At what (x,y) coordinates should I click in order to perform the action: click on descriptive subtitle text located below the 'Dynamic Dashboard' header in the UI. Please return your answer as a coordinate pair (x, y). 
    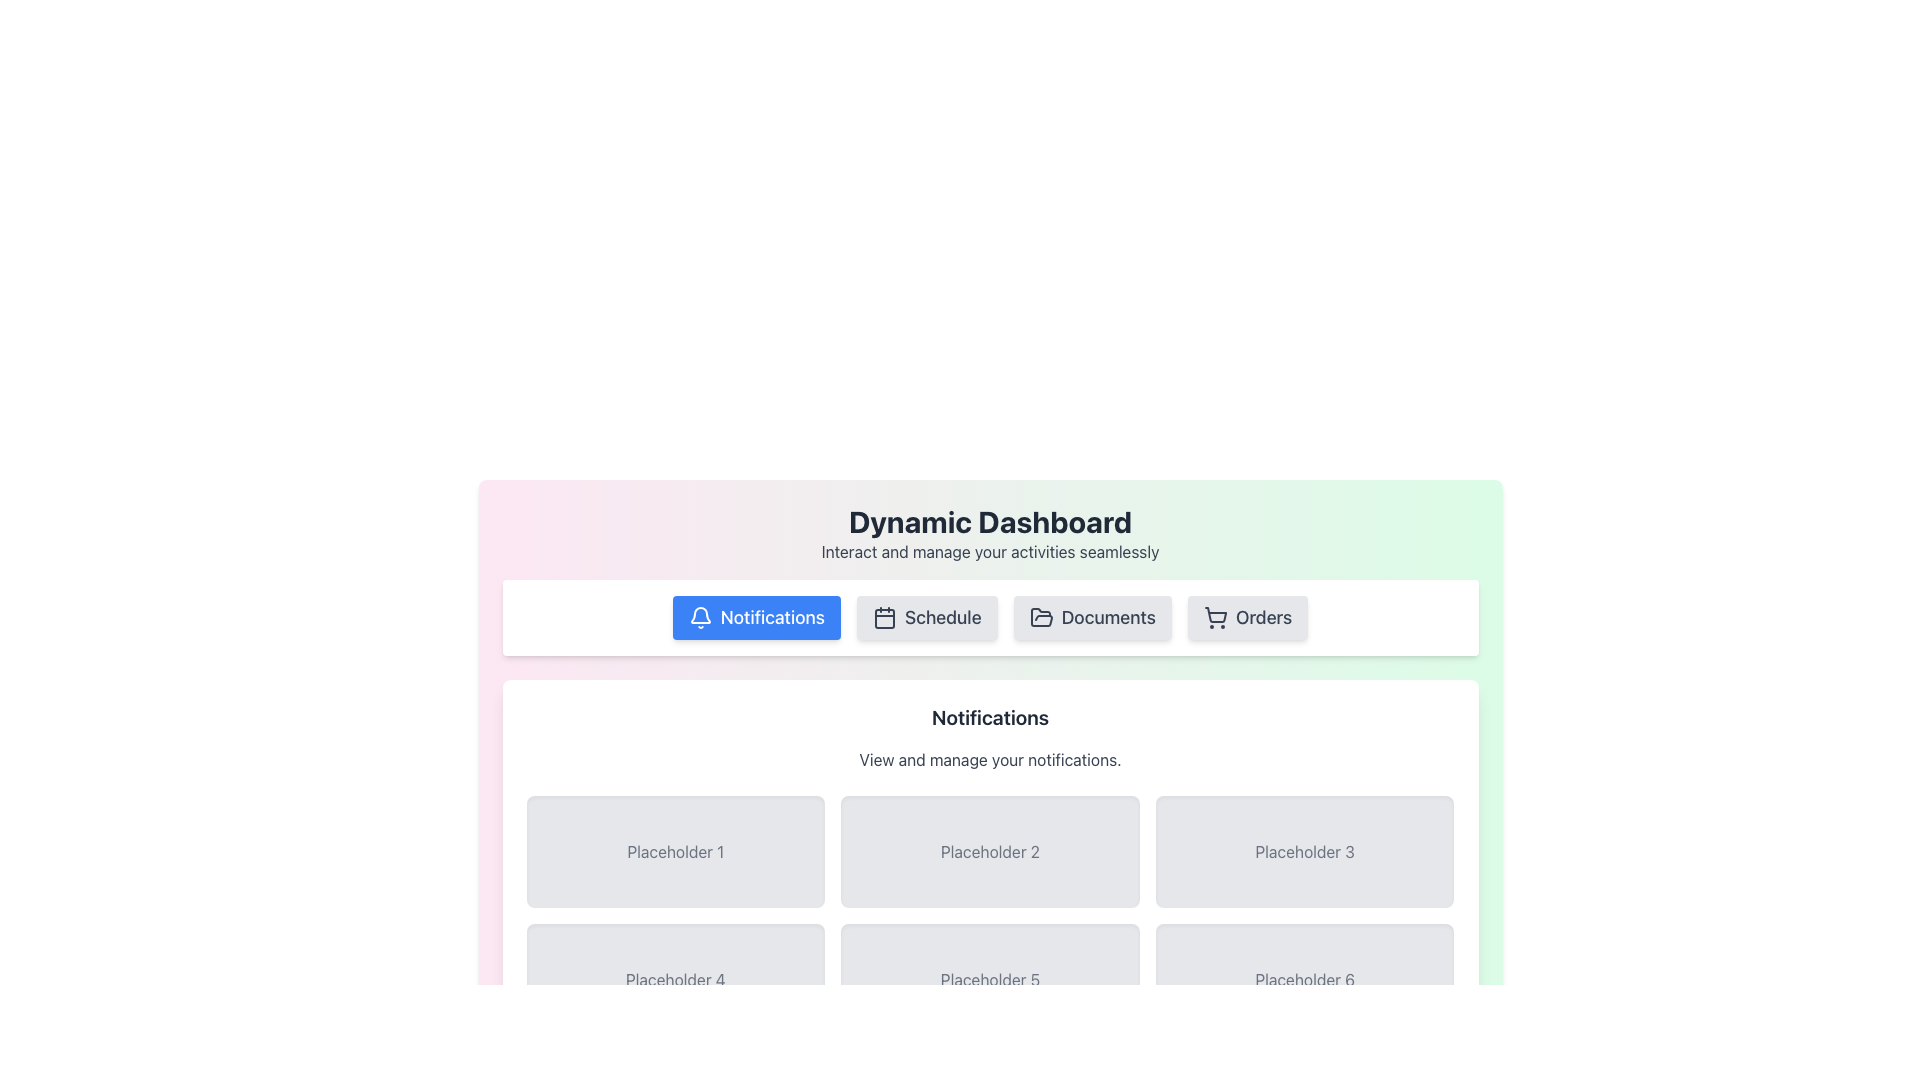
    Looking at the image, I should click on (990, 551).